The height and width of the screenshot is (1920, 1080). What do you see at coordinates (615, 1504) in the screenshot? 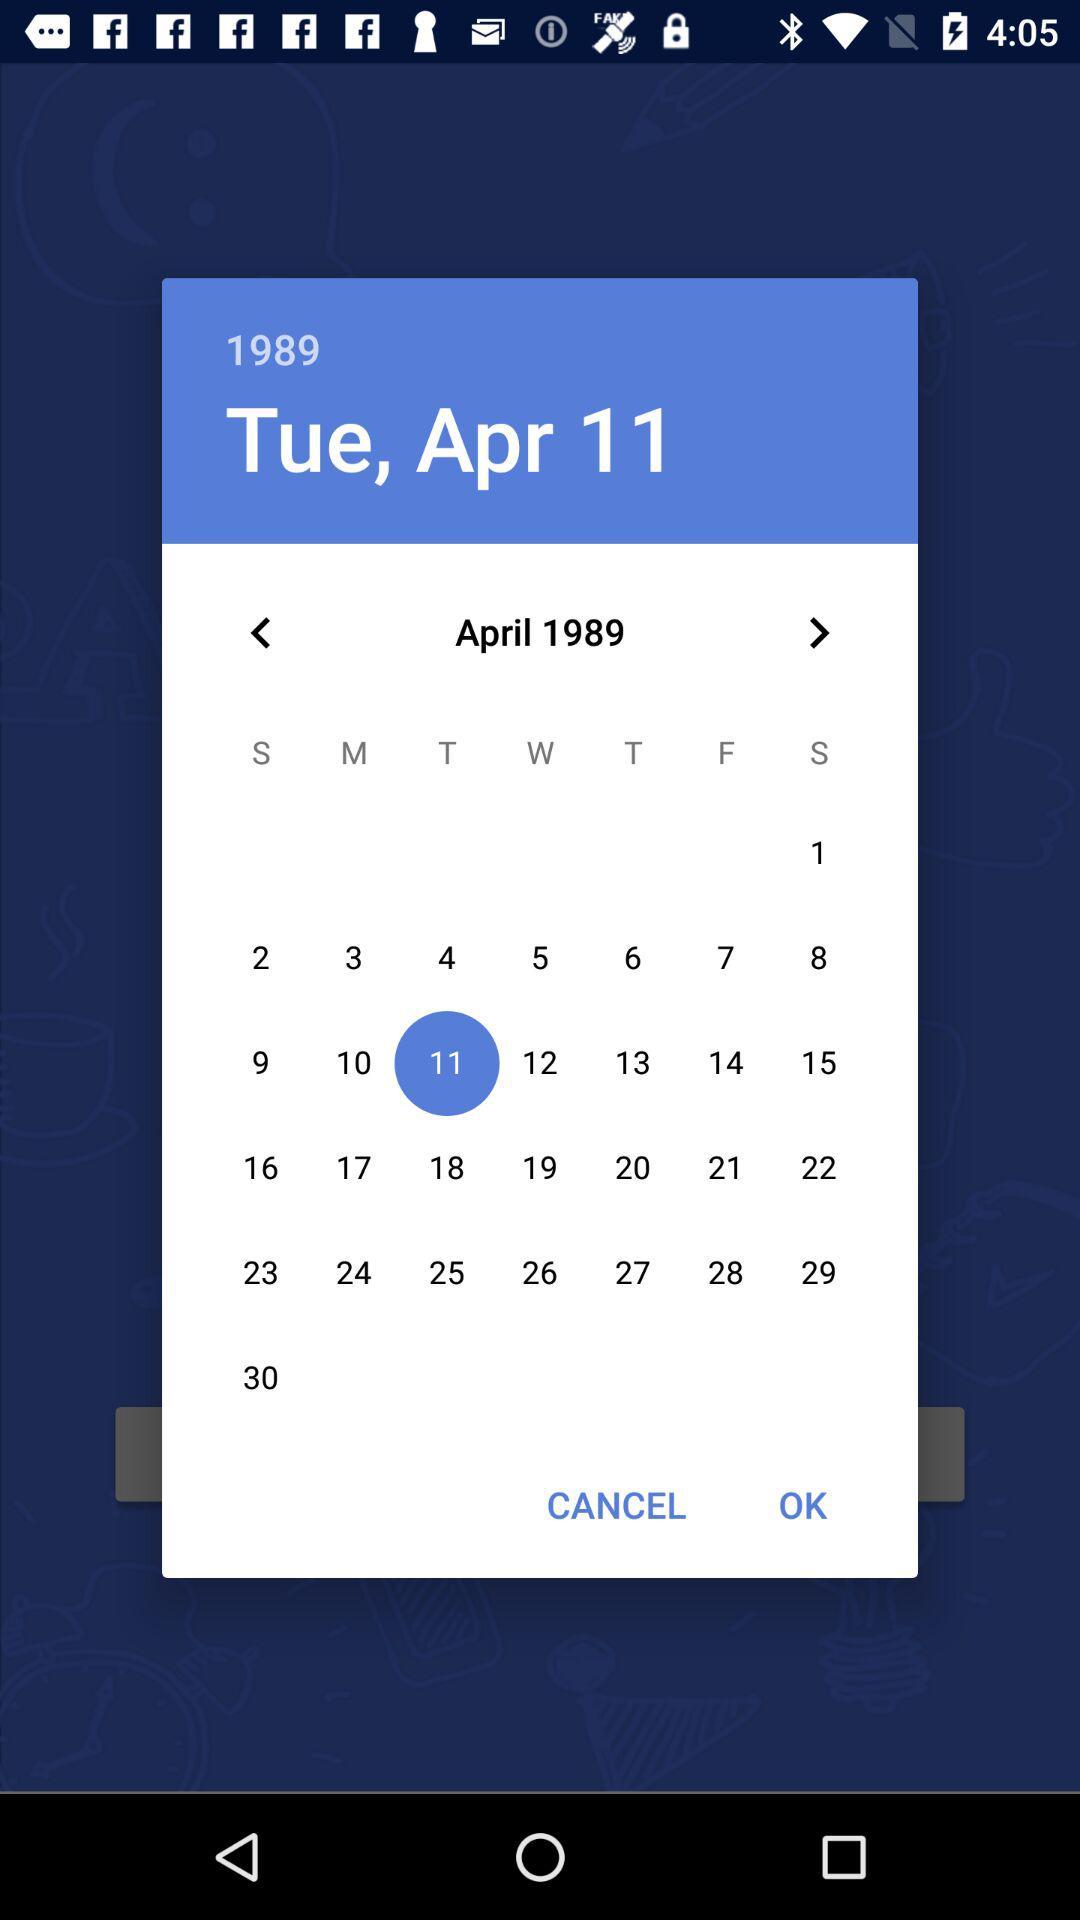
I see `the cancel item` at bounding box center [615, 1504].